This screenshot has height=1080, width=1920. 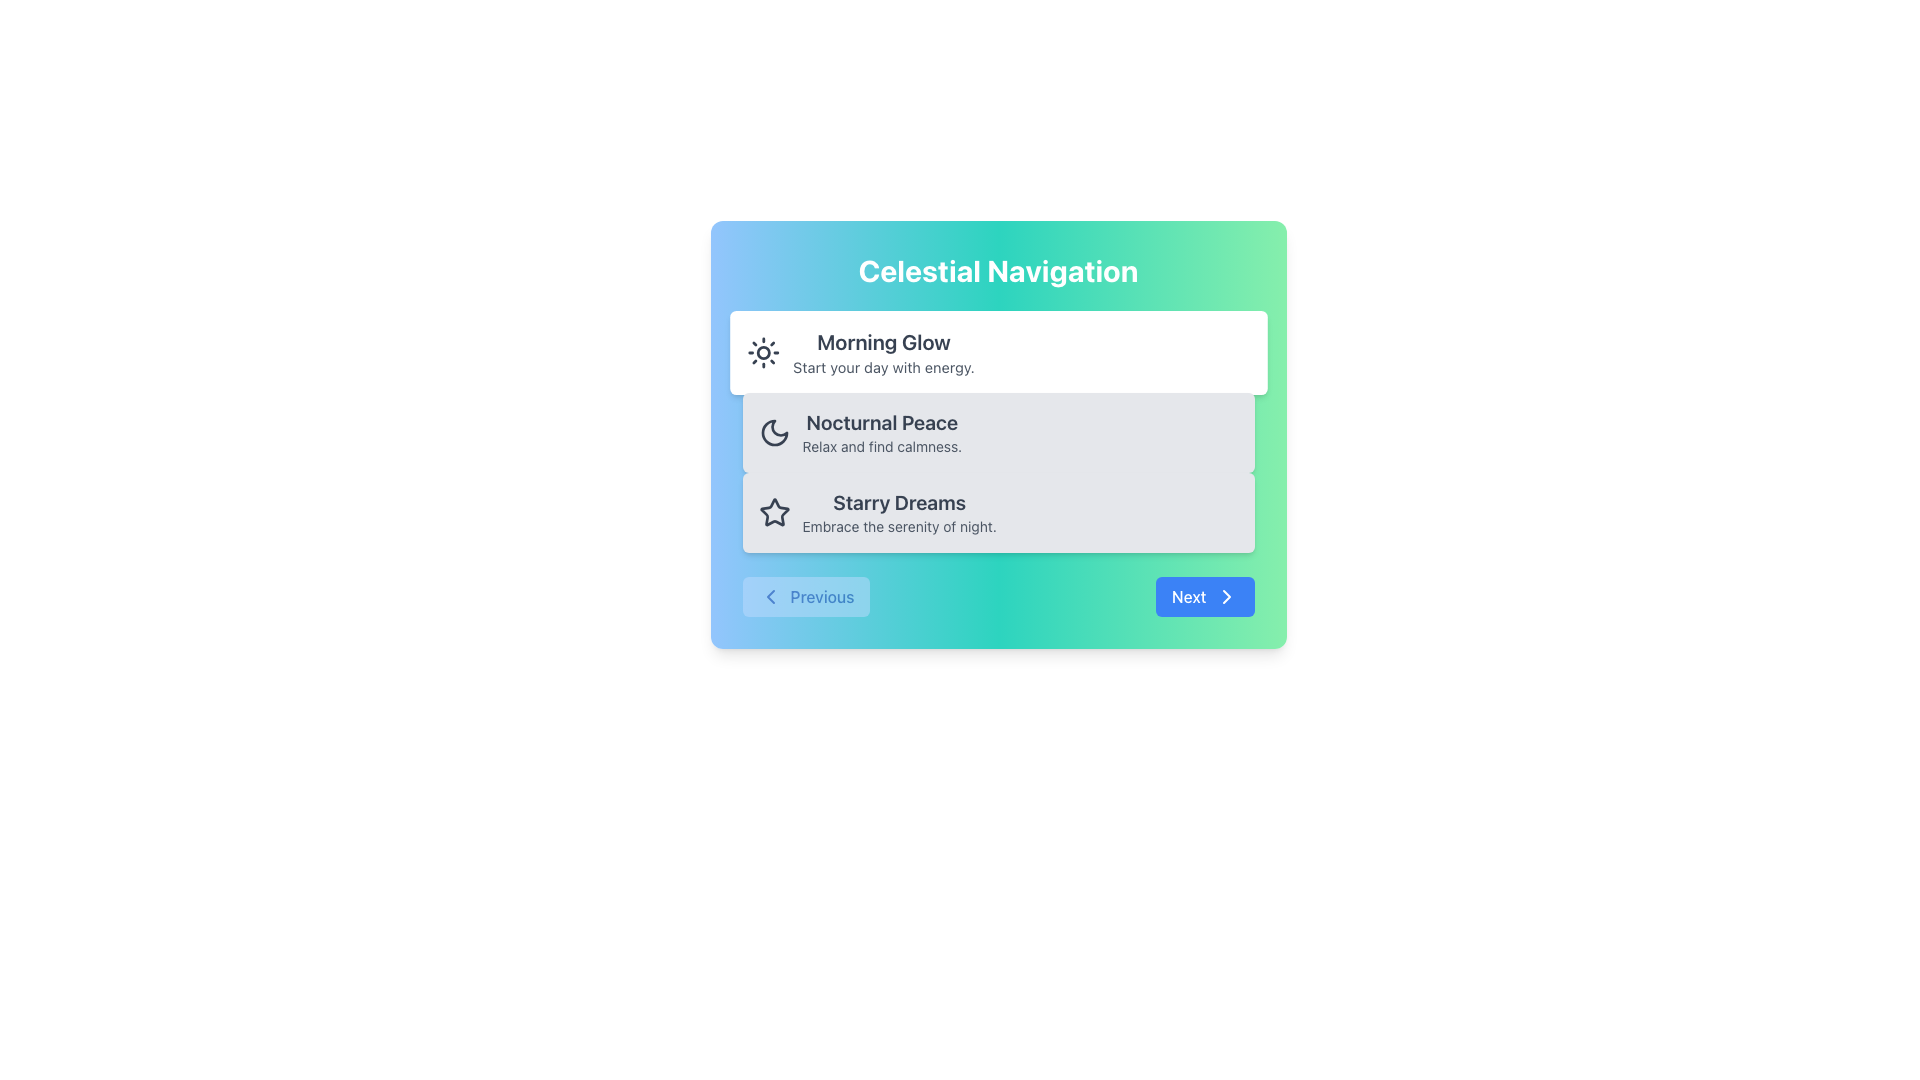 What do you see at coordinates (773, 431) in the screenshot?
I see `the decorative icon representing 'Nocturnal Peace', located in the gray, rounded, shadowed box to the left of the title` at bounding box center [773, 431].